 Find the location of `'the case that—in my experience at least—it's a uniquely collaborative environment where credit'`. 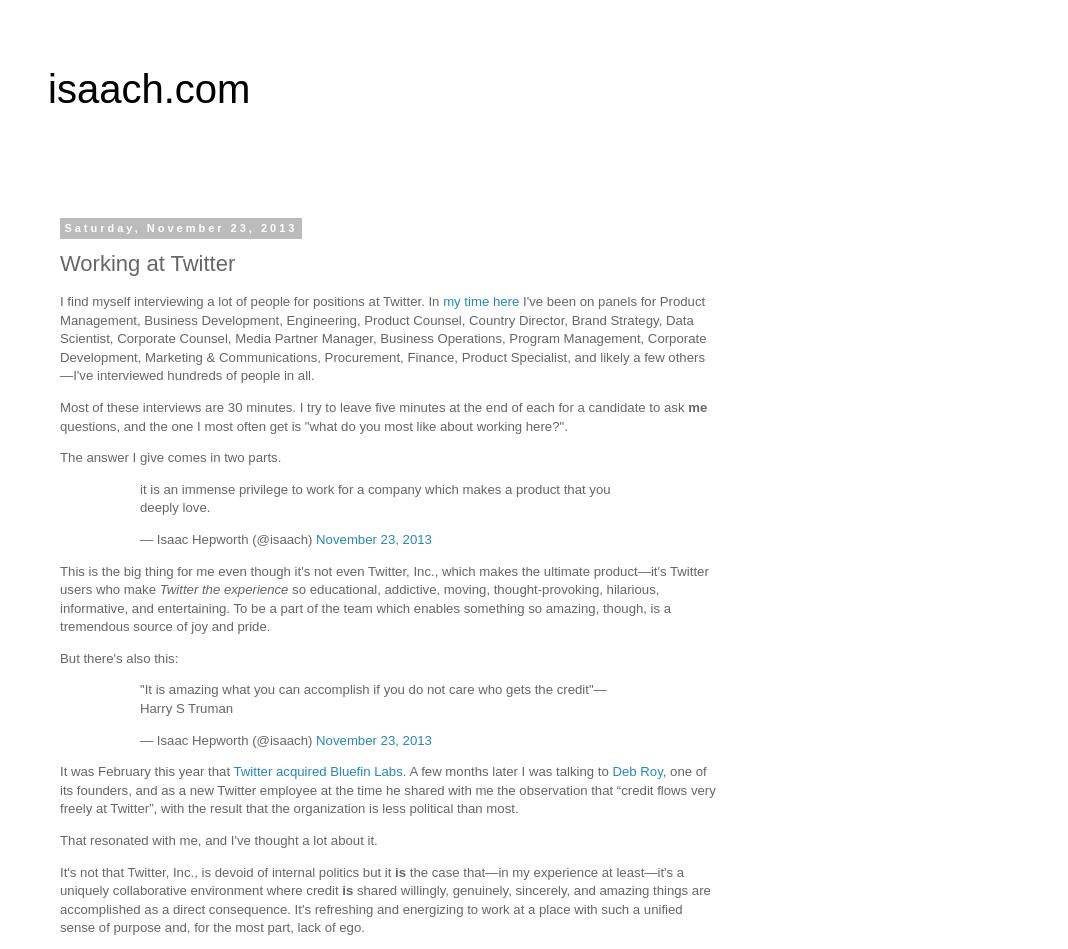

'the case that—in my experience at least—it's a uniquely collaborative environment where credit' is located at coordinates (370, 879).